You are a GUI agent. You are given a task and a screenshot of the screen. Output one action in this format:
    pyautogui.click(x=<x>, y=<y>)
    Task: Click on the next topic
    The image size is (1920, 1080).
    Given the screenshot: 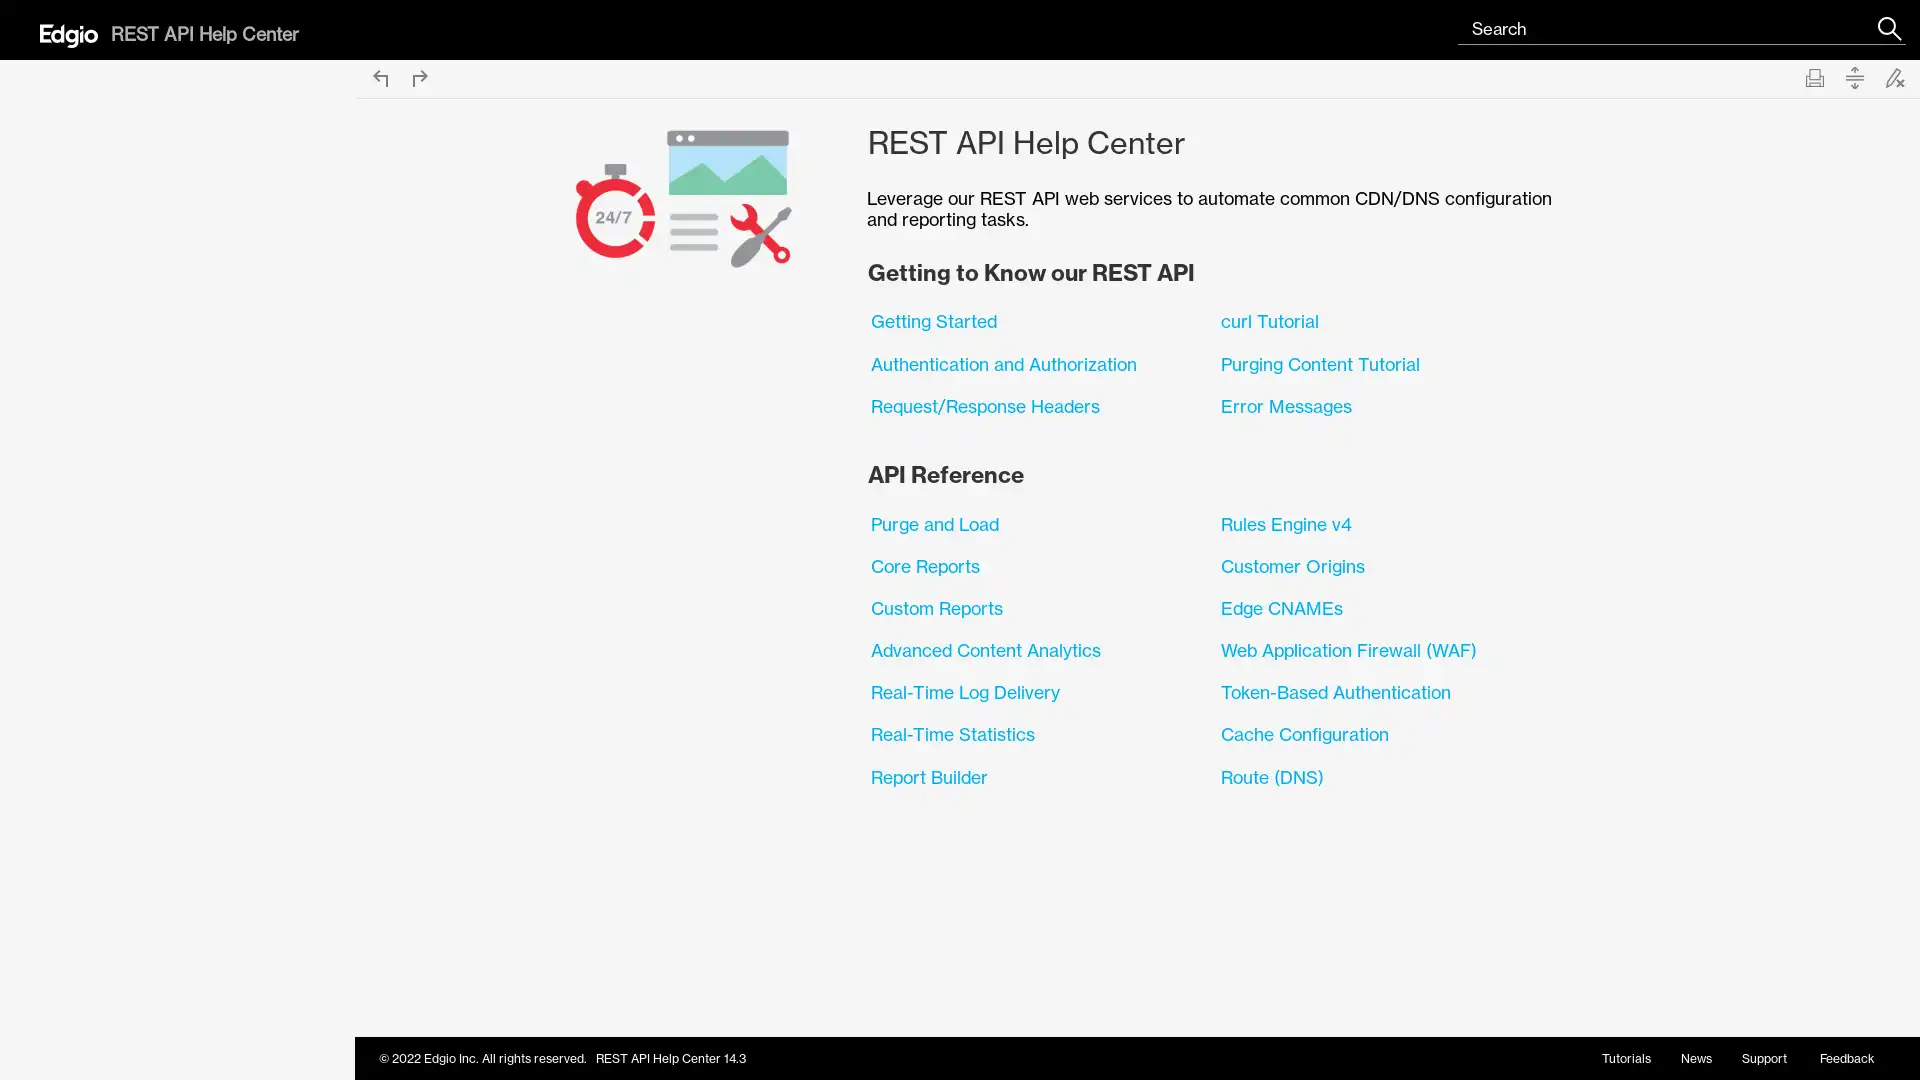 What is the action you would take?
    pyautogui.click(x=419, y=76)
    